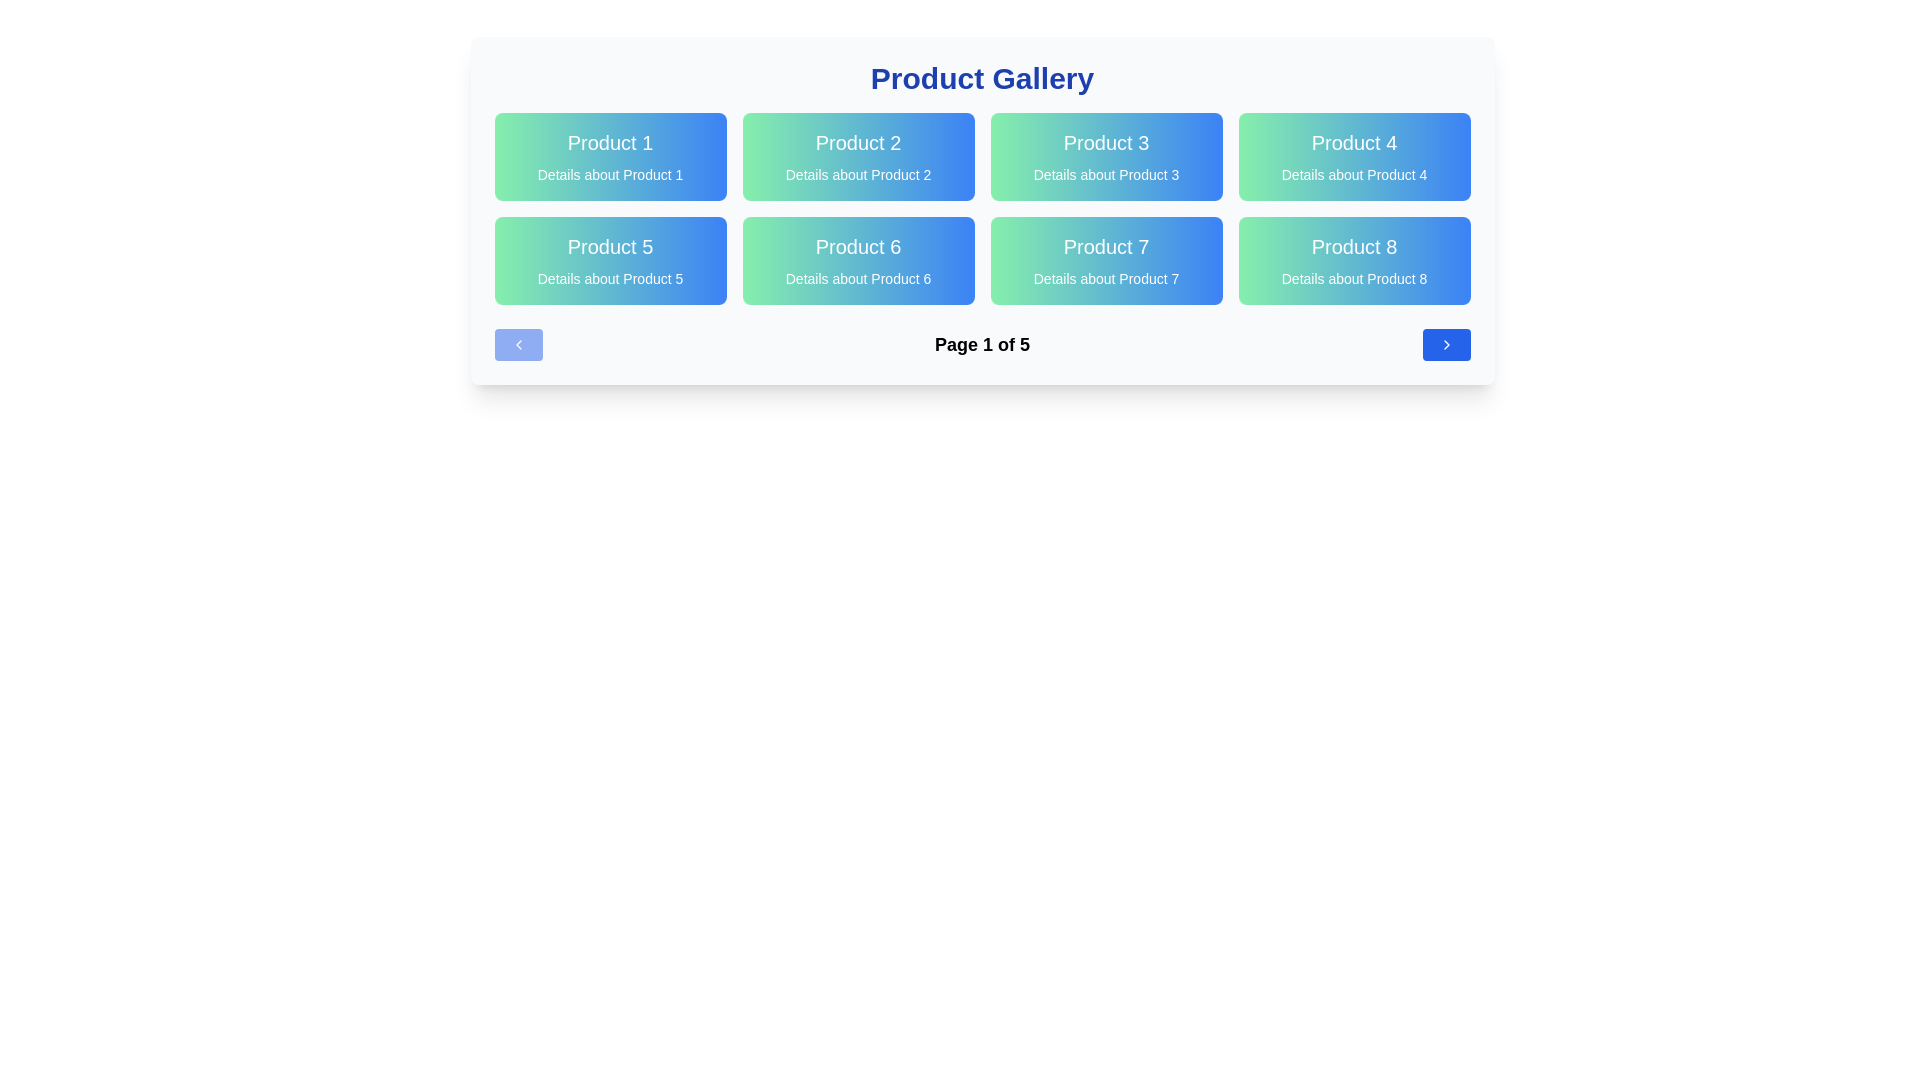  Describe the element at coordinates (1354, 156) in the screenshot. I see `the visual card presenting information about 'Product 4', located in the fourth column of the first row in a grid layout` at that location.